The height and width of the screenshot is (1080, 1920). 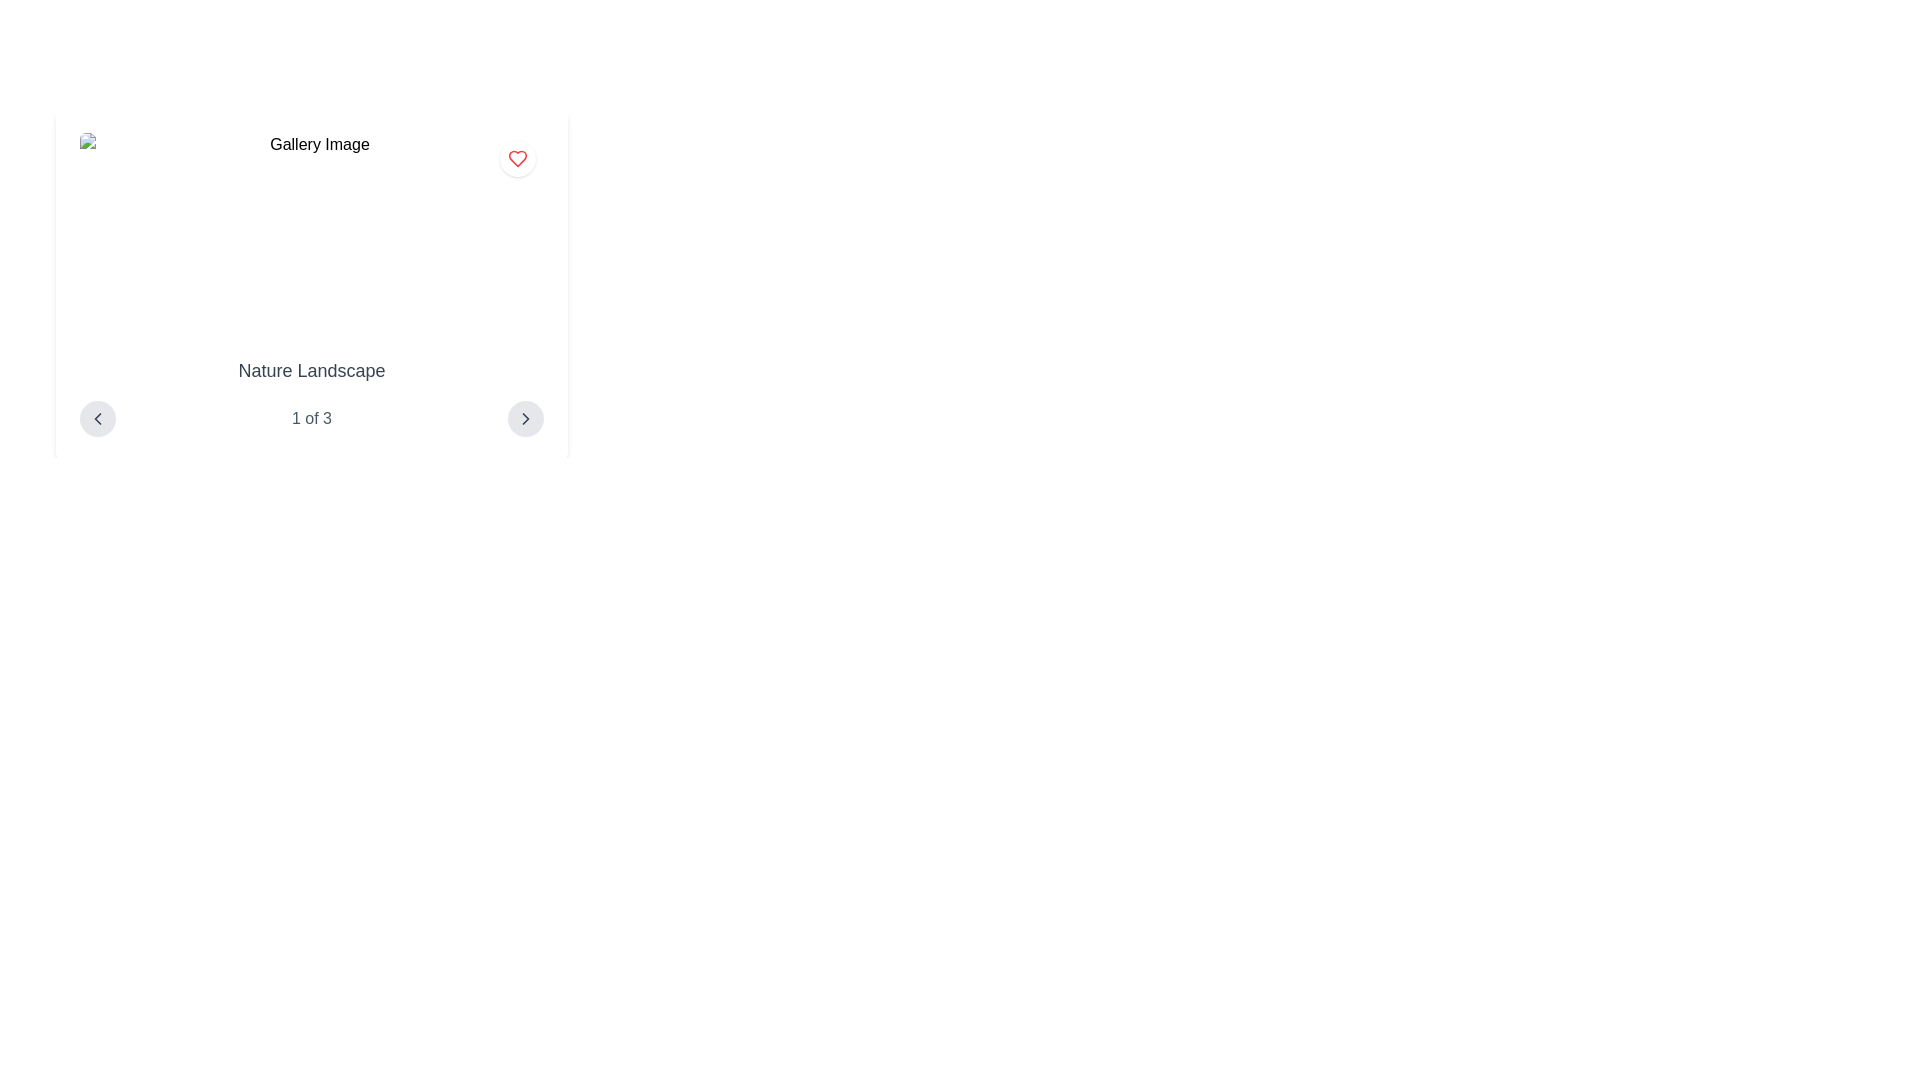 I want to click on the left circular button with a light gray background and a left-facing chevron icon, so click(x=96, y=418).